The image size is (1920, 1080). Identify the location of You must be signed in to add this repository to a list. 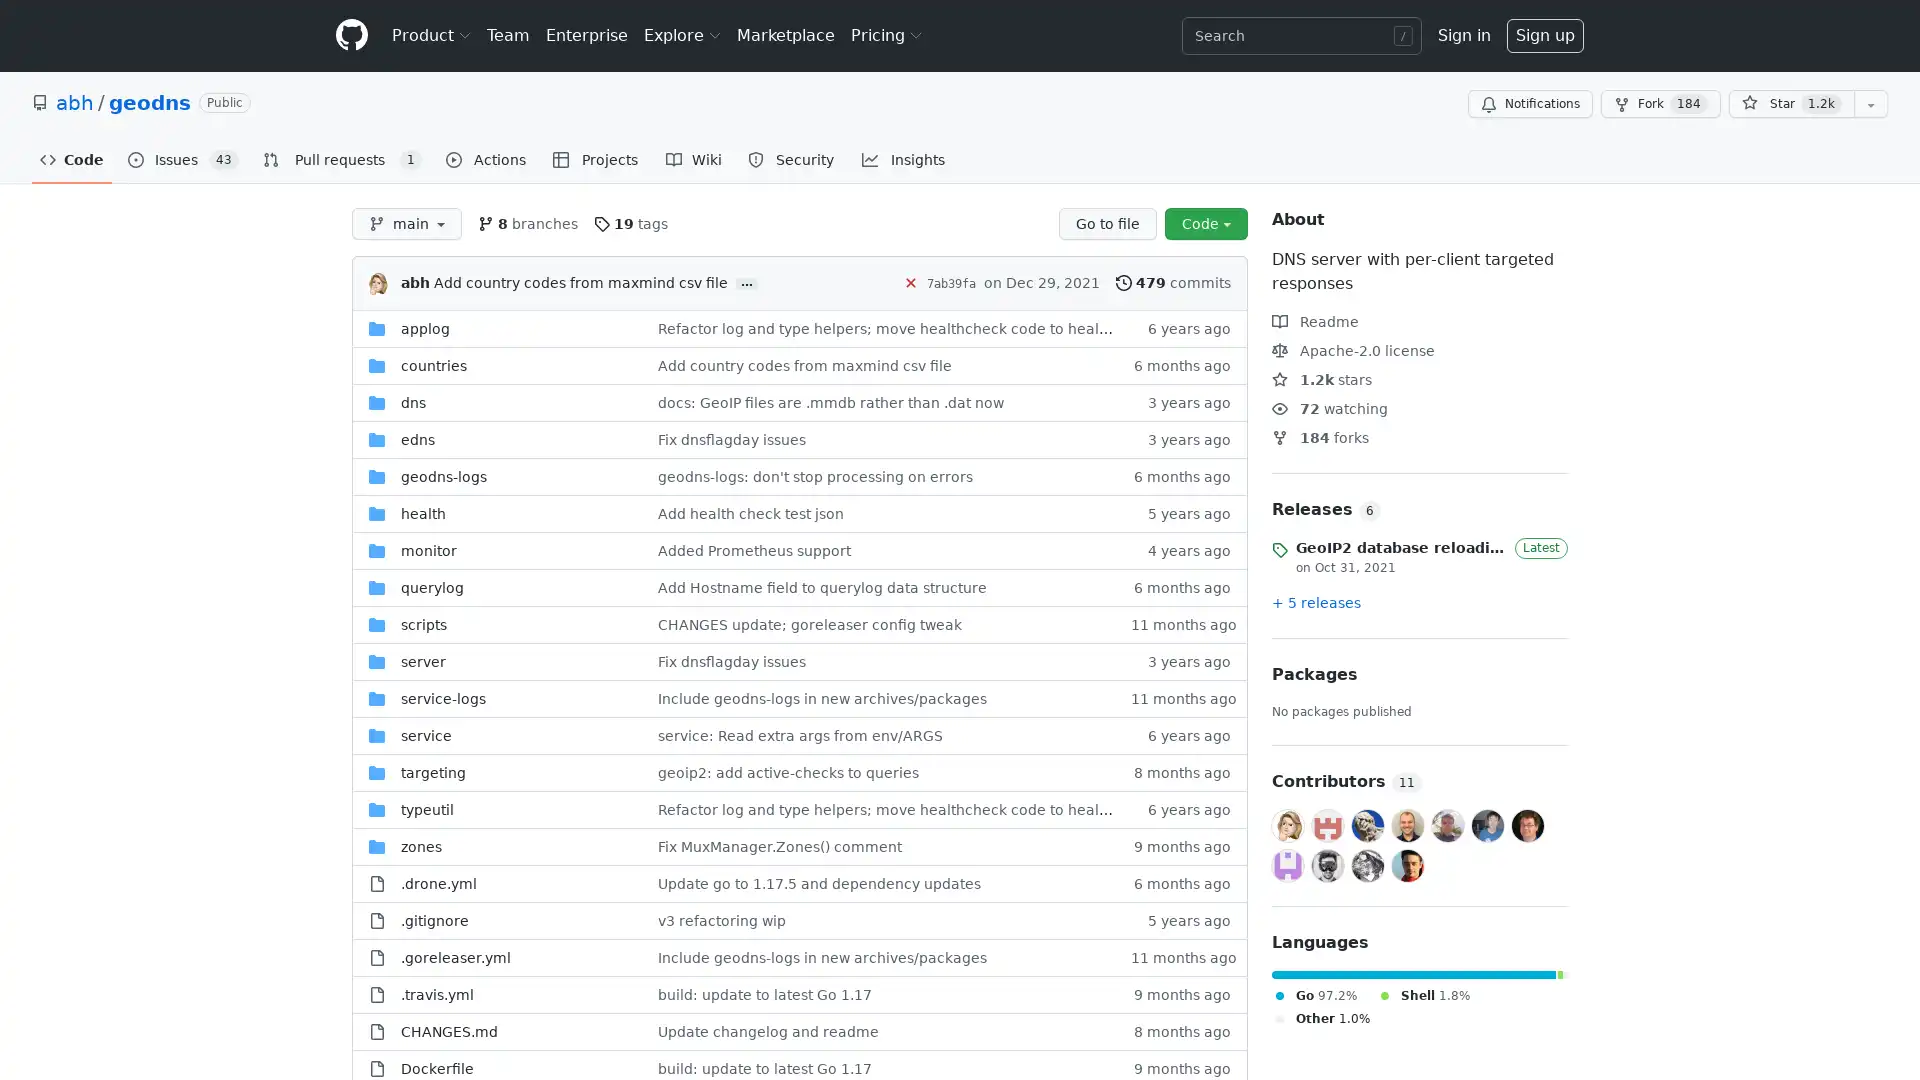
(1870, 104).